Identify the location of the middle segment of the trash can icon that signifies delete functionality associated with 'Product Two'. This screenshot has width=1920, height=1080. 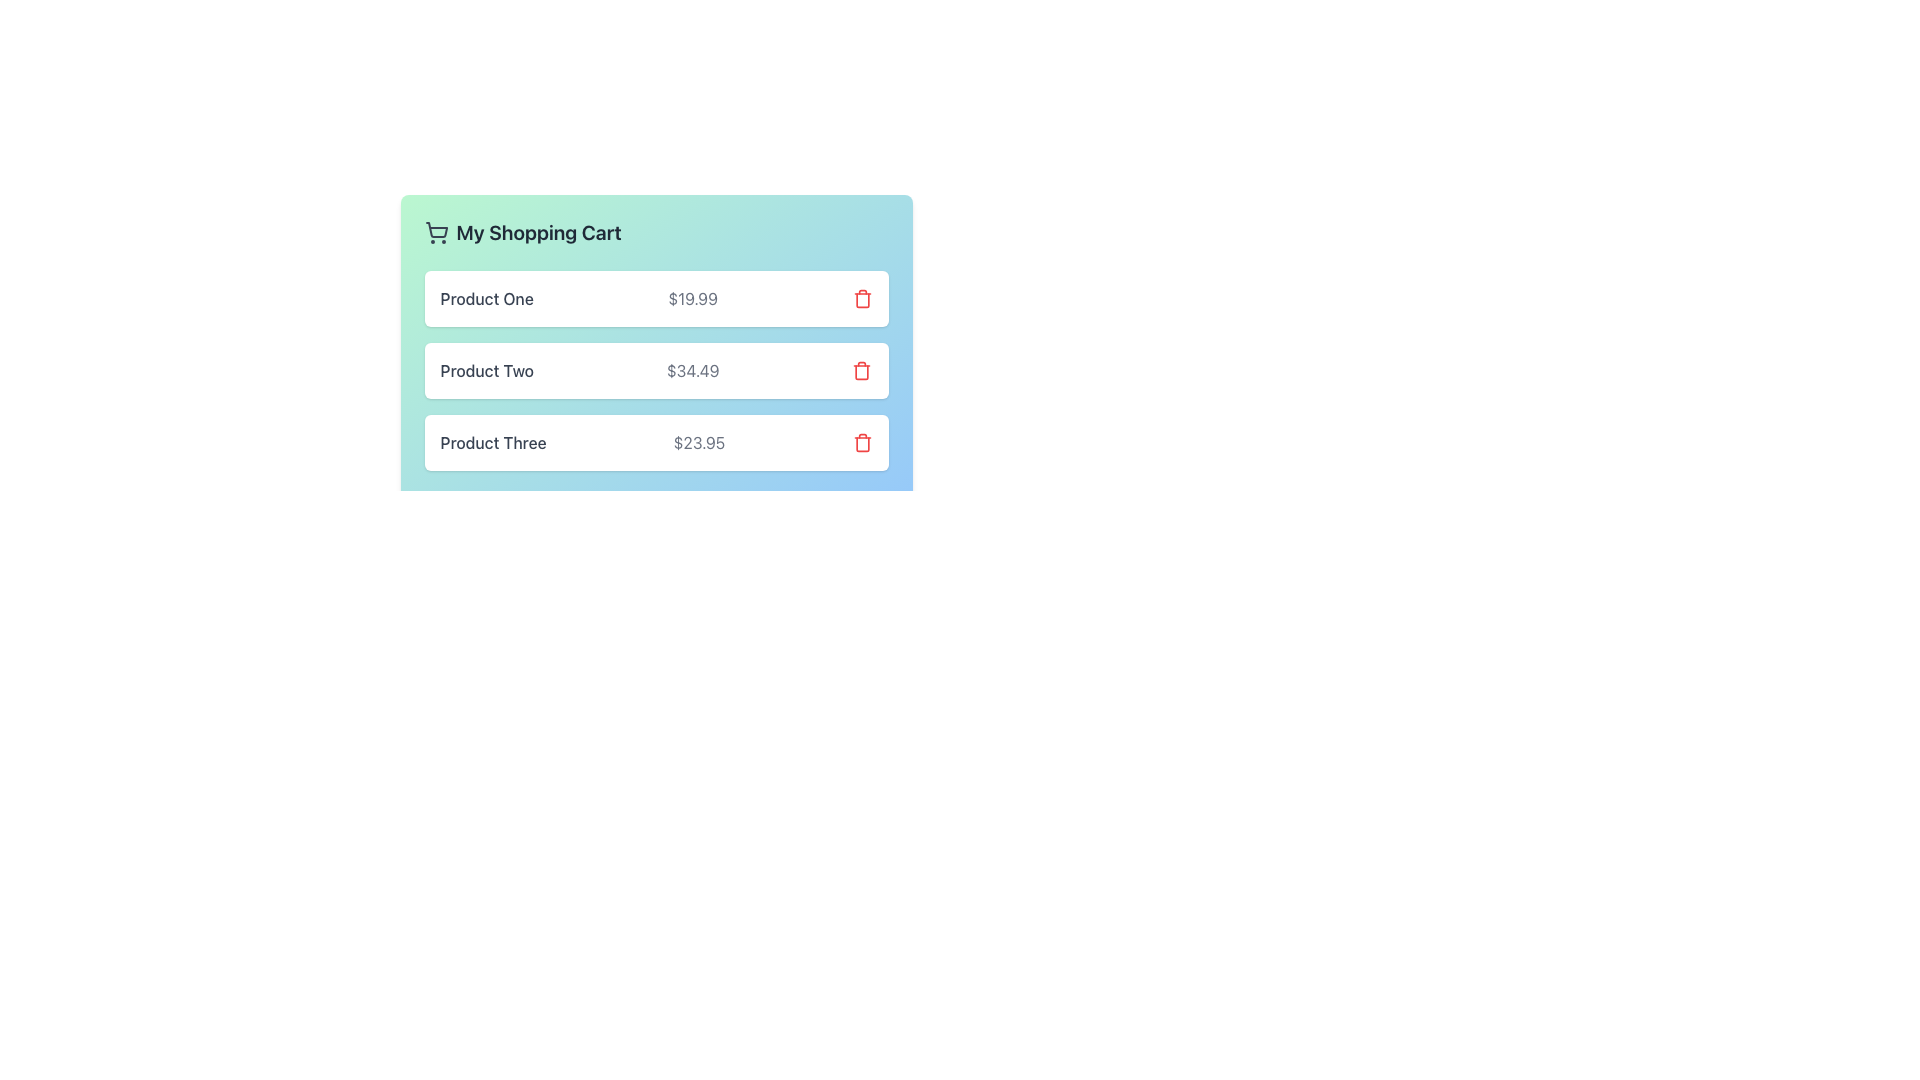
(862, 372).